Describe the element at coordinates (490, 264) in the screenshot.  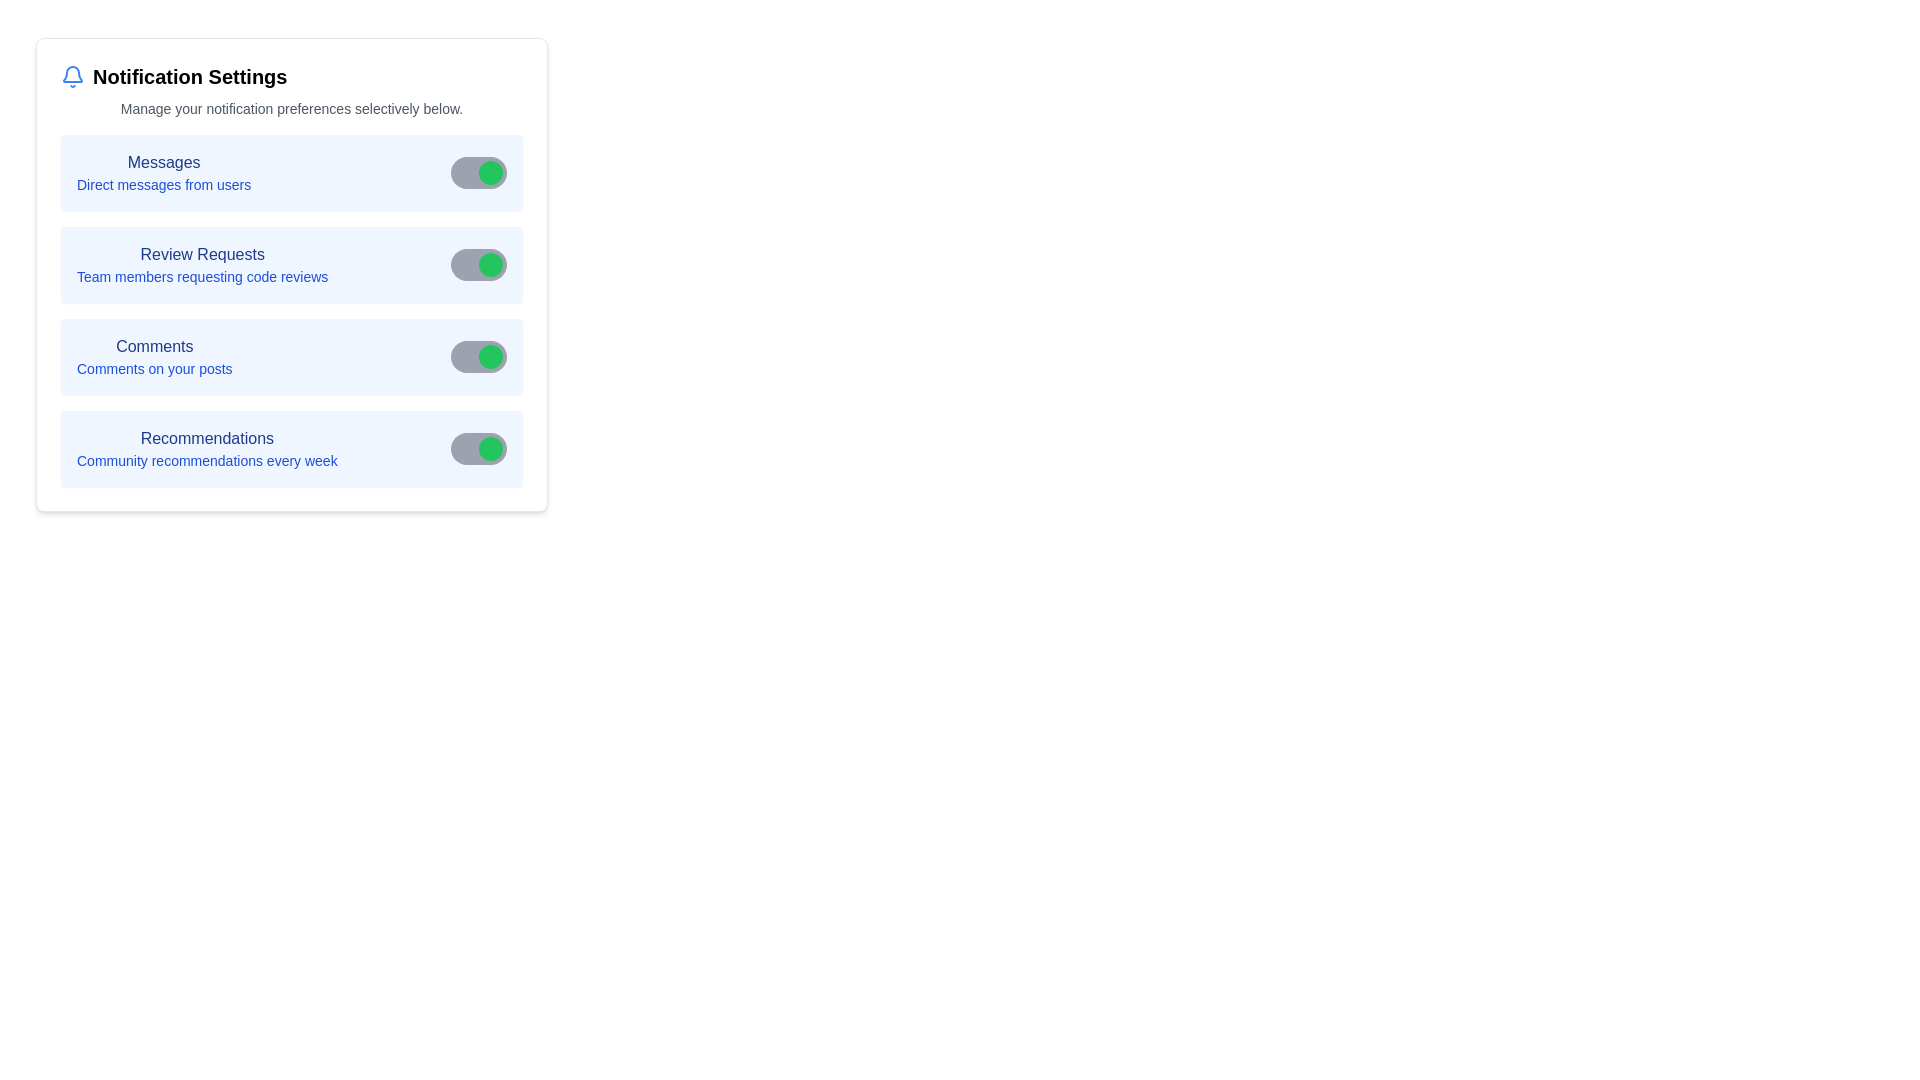
I see `the handle of the toggle switch for the 'Review Requests' setting` at that location.